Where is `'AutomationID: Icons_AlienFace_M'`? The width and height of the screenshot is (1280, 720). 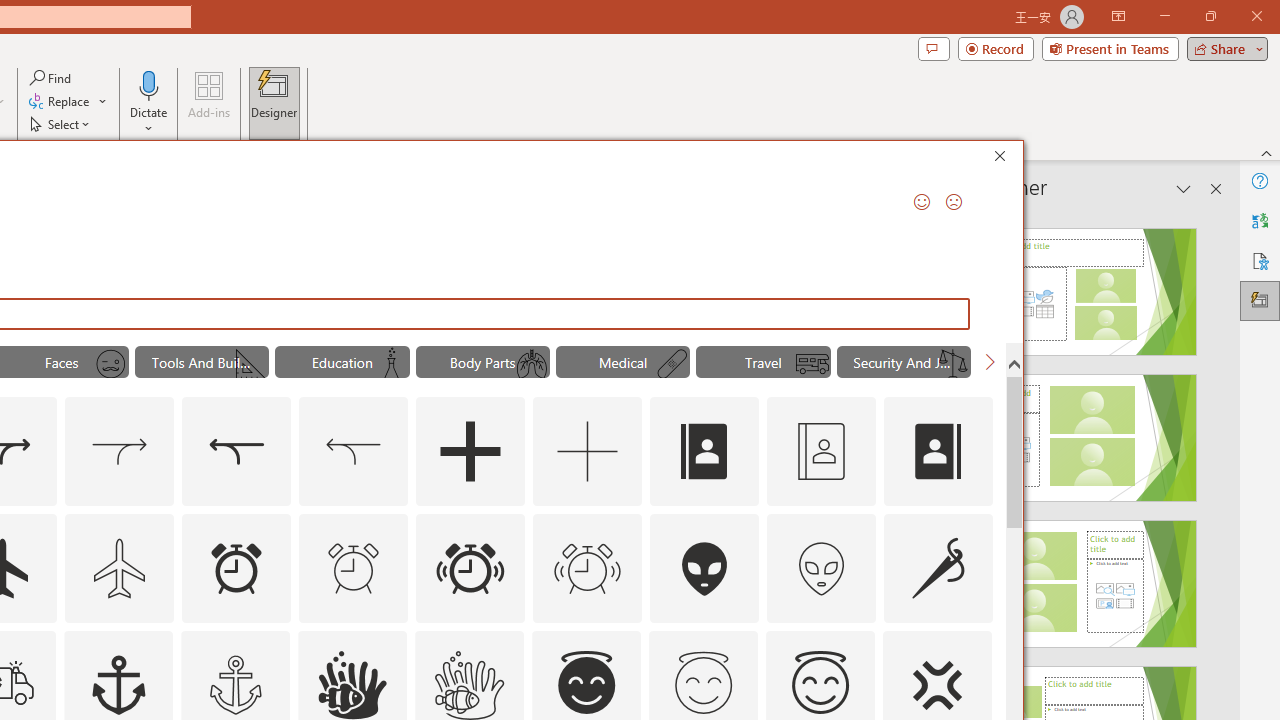
'AutomationID: Icons_AlienFace_M' is located at coordinates (821, 568).